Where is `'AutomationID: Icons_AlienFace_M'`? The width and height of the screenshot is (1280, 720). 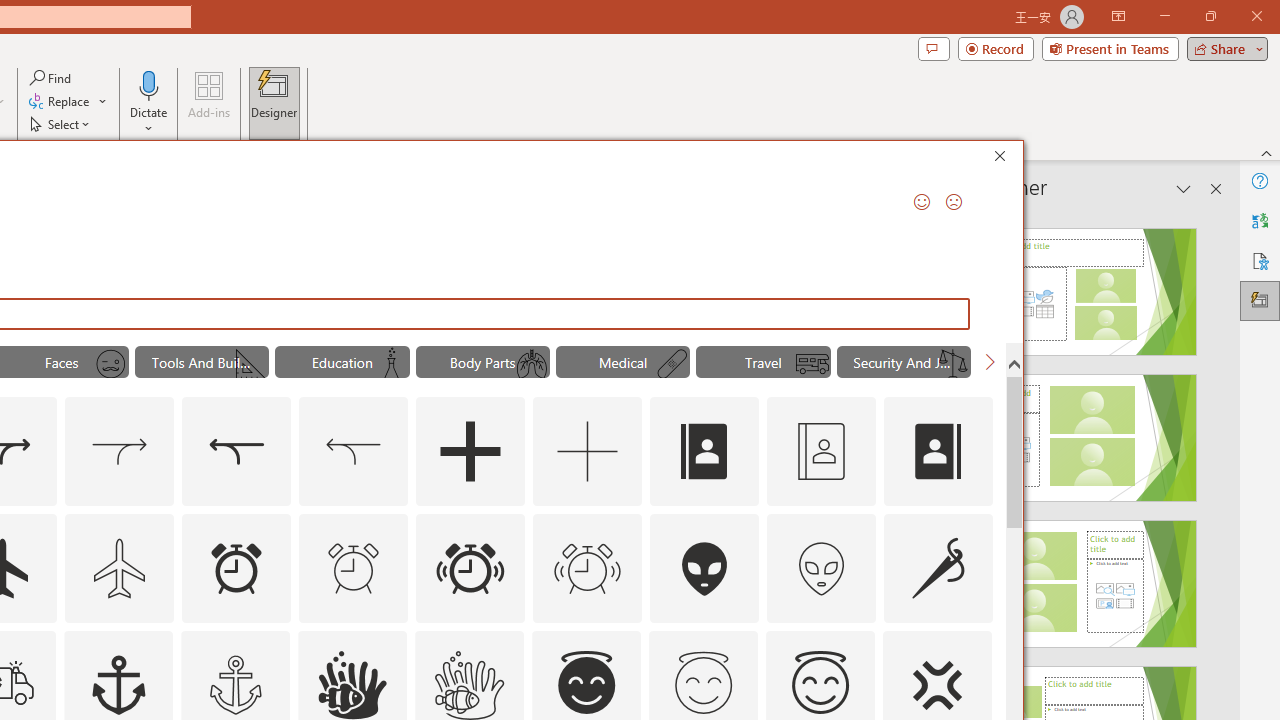
'AutomationID: Icons_AlienFace_M' is located at coordinates (821, 568).